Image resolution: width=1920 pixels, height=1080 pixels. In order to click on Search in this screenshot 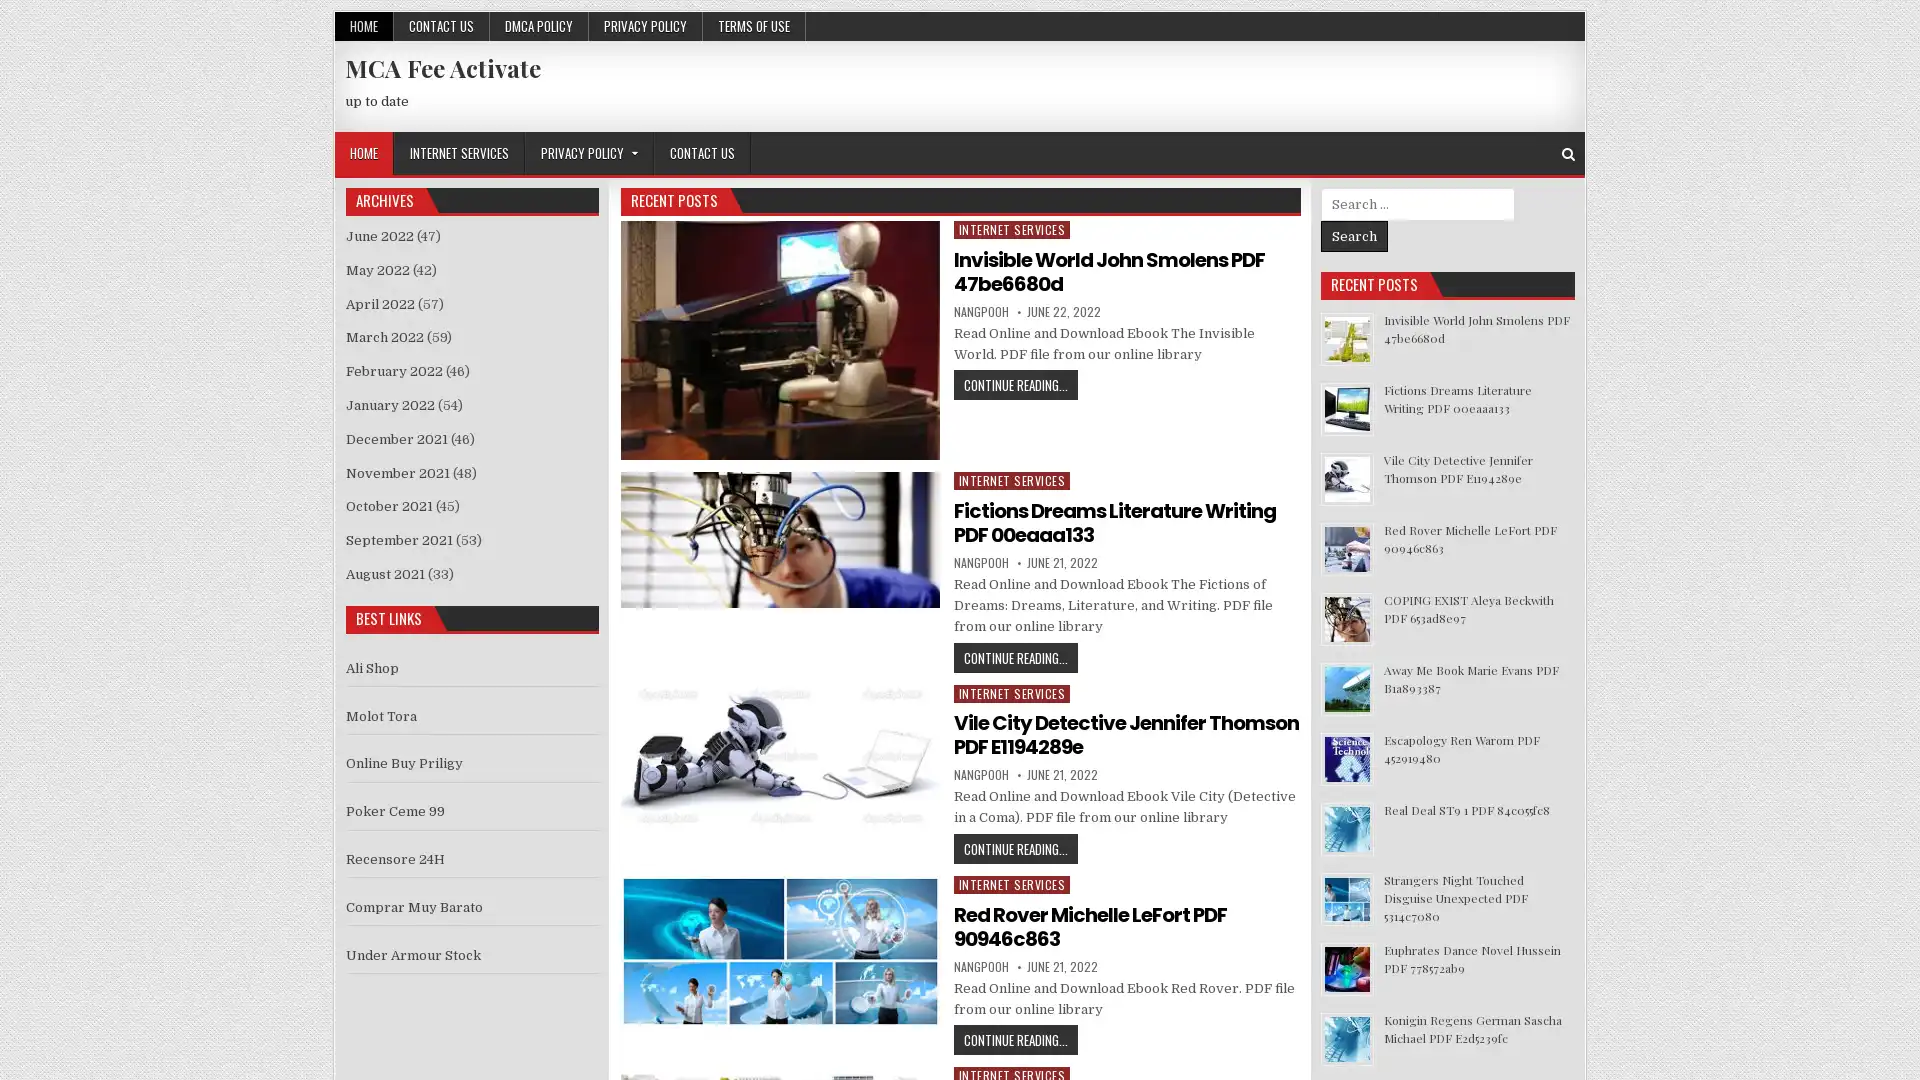, I will do `click(1354, 235)`.